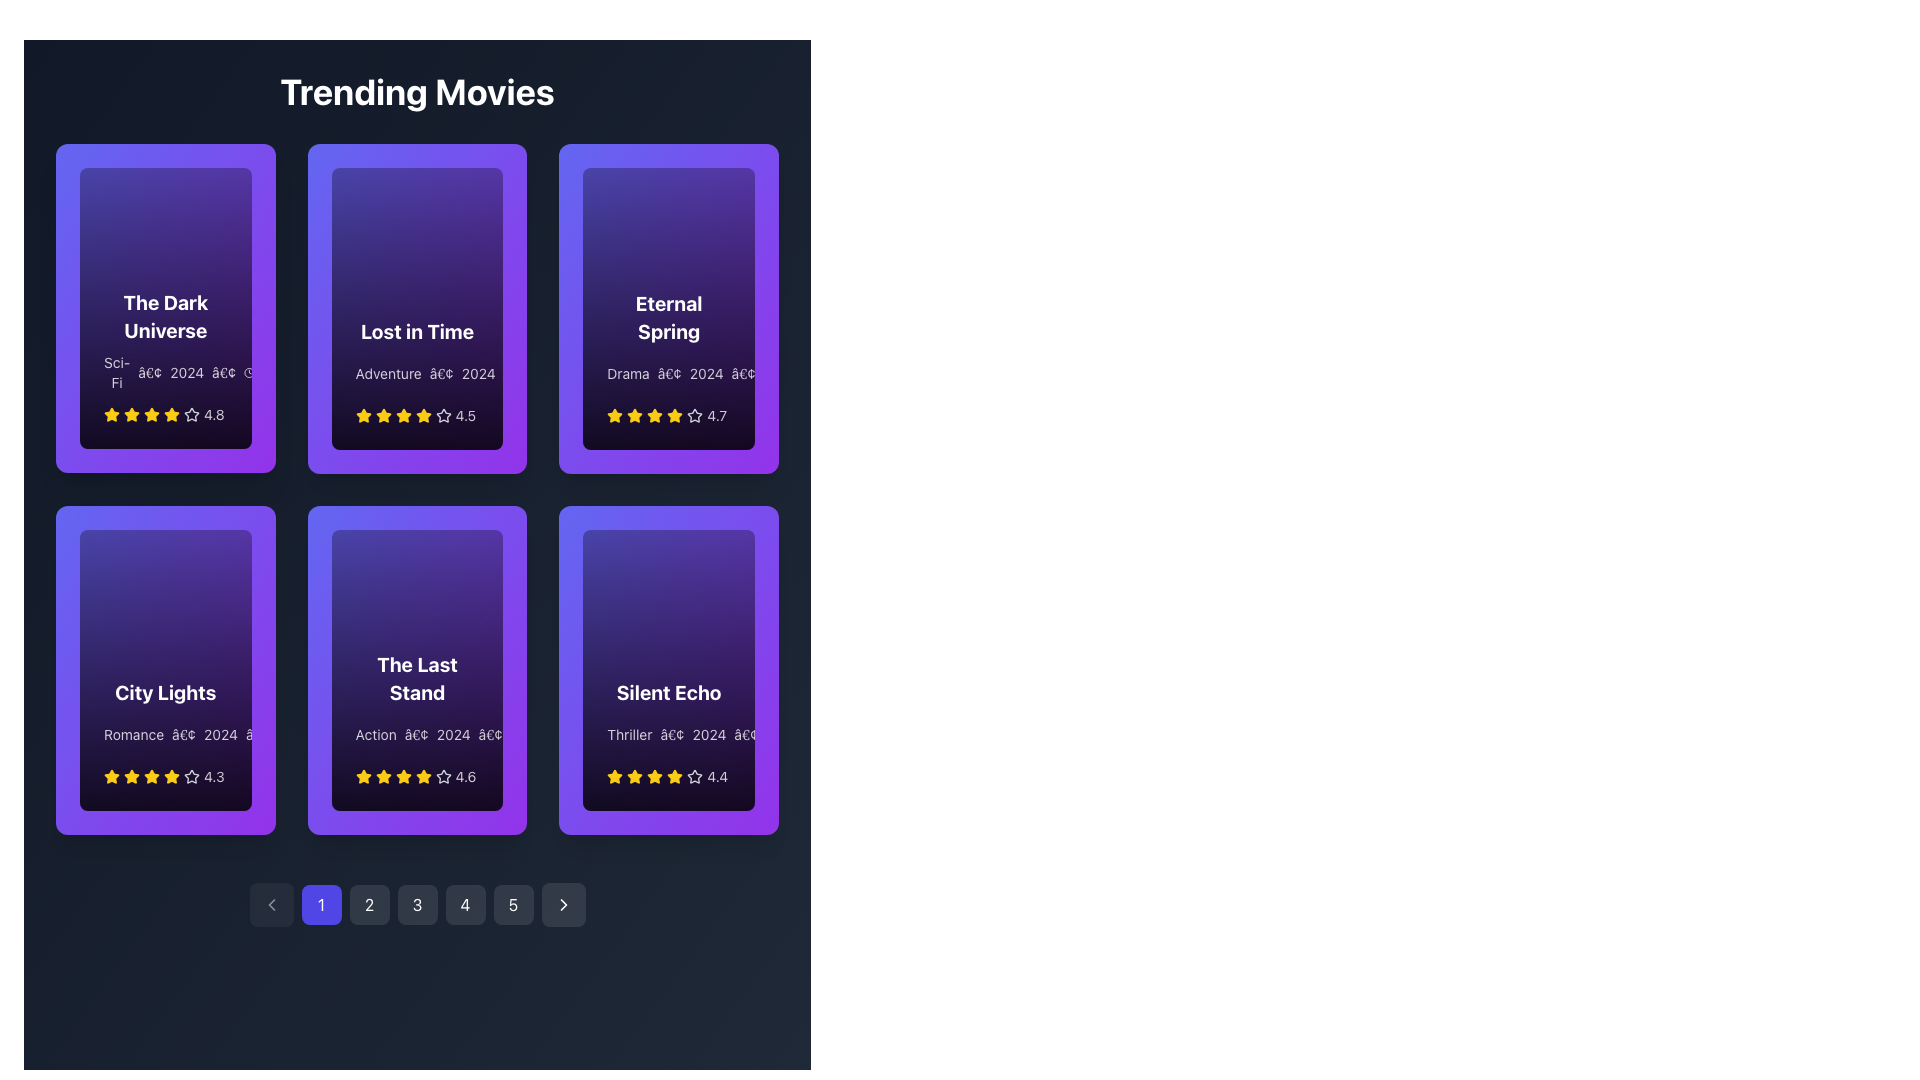 This screenshot has width=1920, height=1080. I want to click on the vibrant indigo circular button with a play icon in the top-right corner of the 'Eternal Spring' card in the 'Trending Movies' section, so click(743, 185).